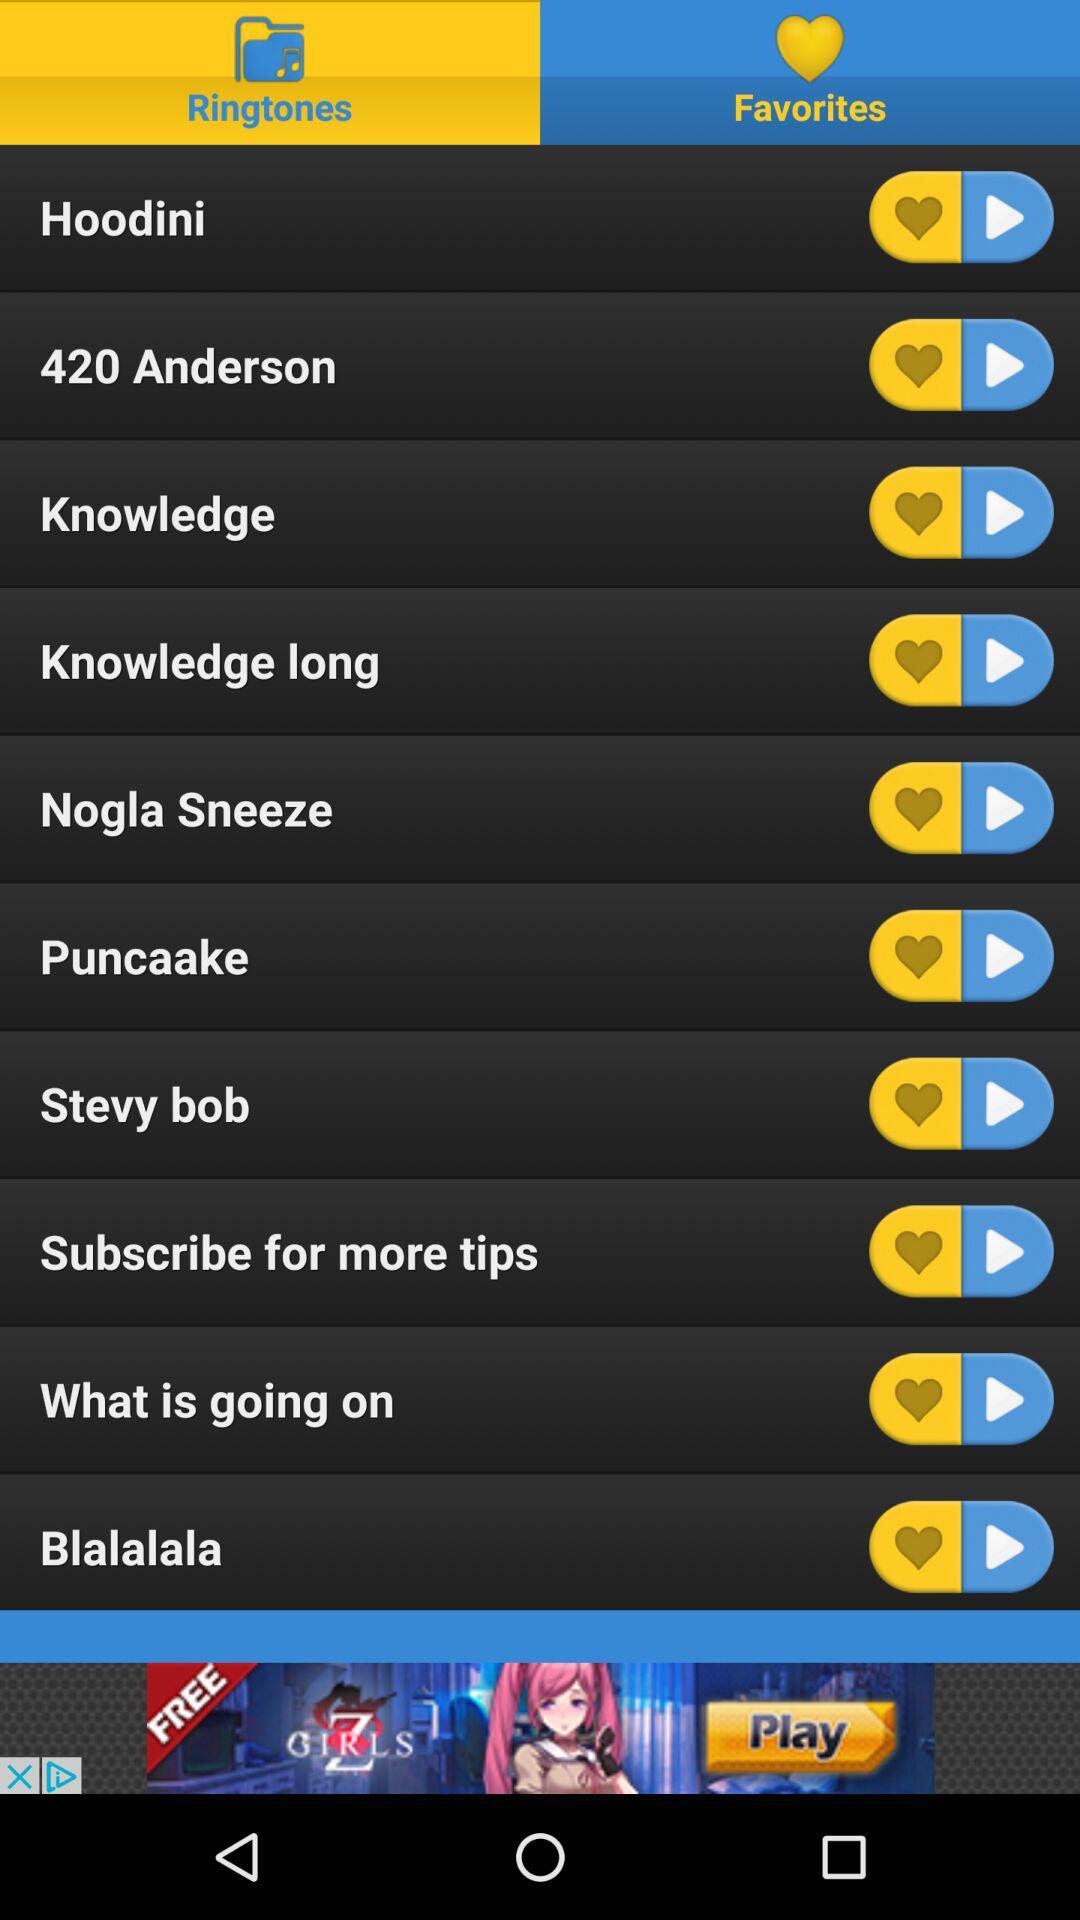 The width and height of the screenshot is (1080, 1920). What do you see at coordinates (1007, 512) in the screenshot?
I see `play` at bounding box center [1007, 512].